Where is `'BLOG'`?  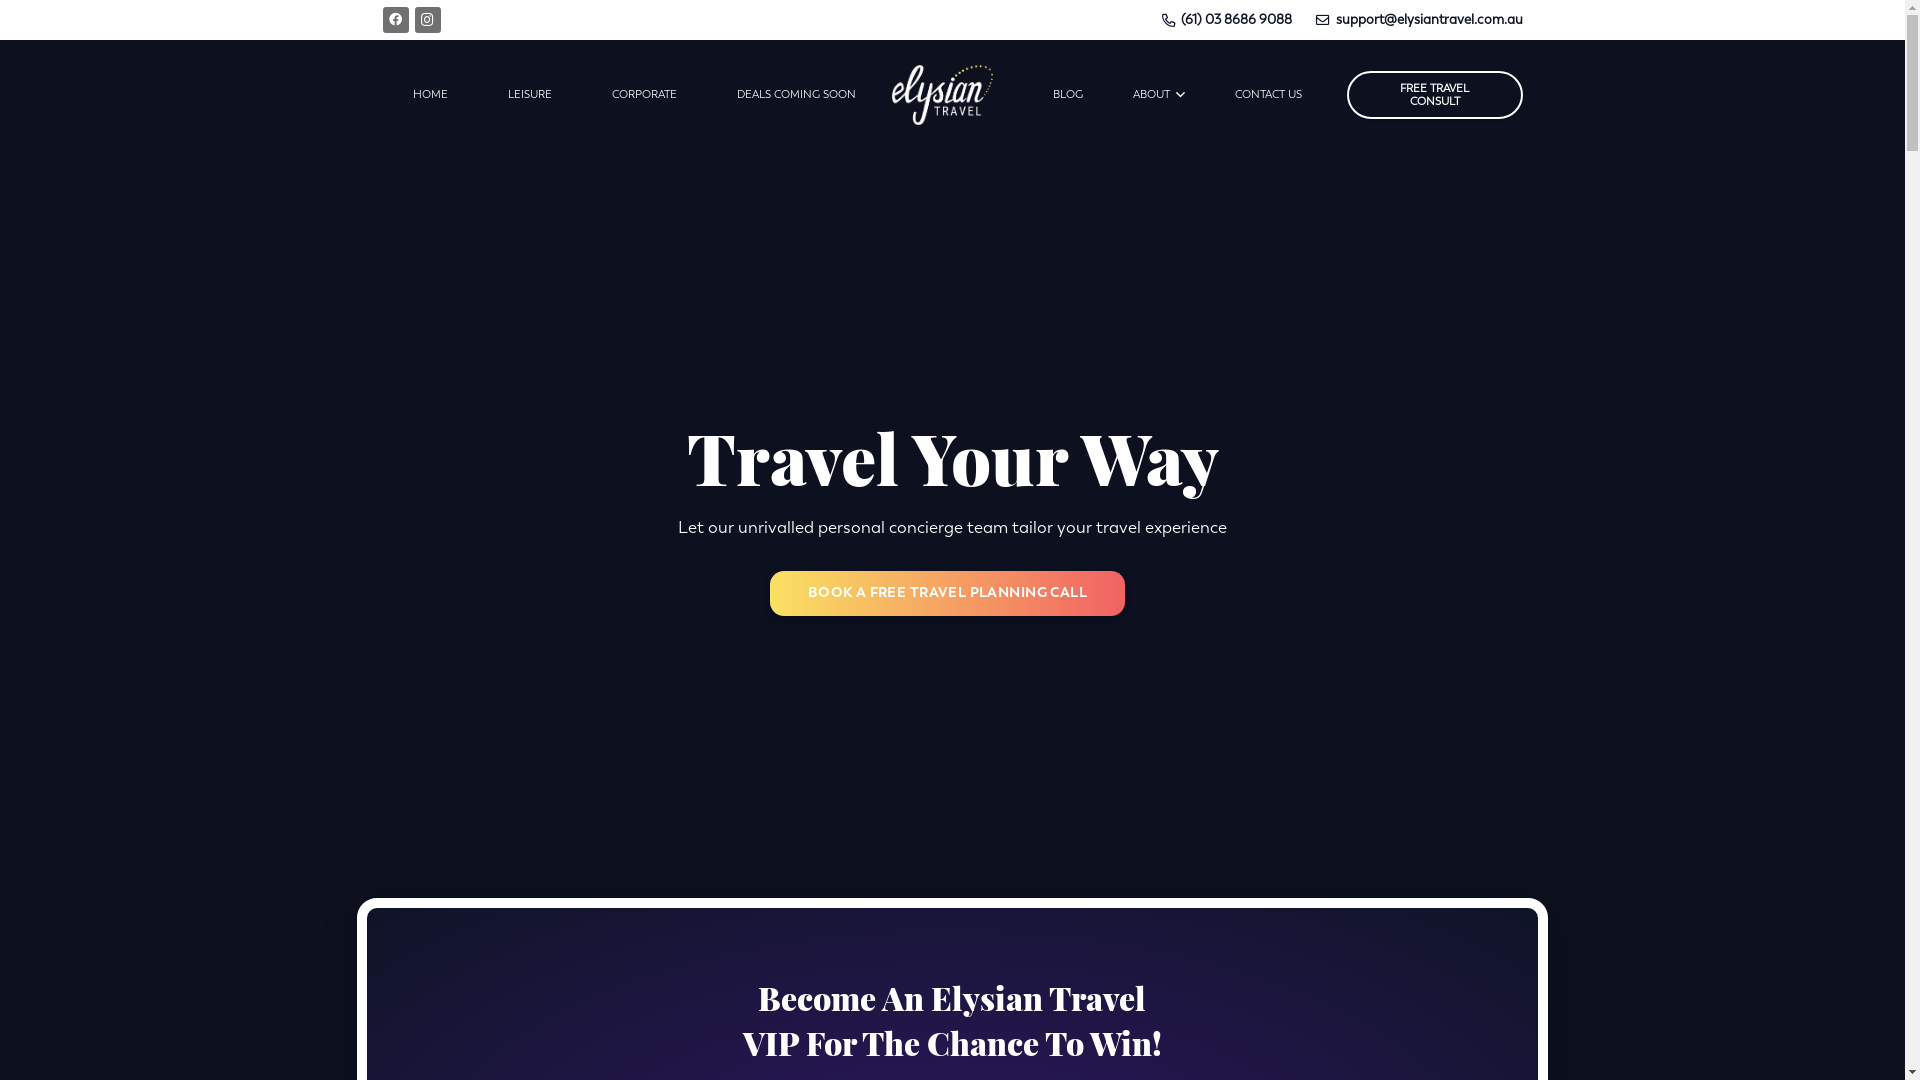
'BLOG' is located at coordinates (1066, 95).